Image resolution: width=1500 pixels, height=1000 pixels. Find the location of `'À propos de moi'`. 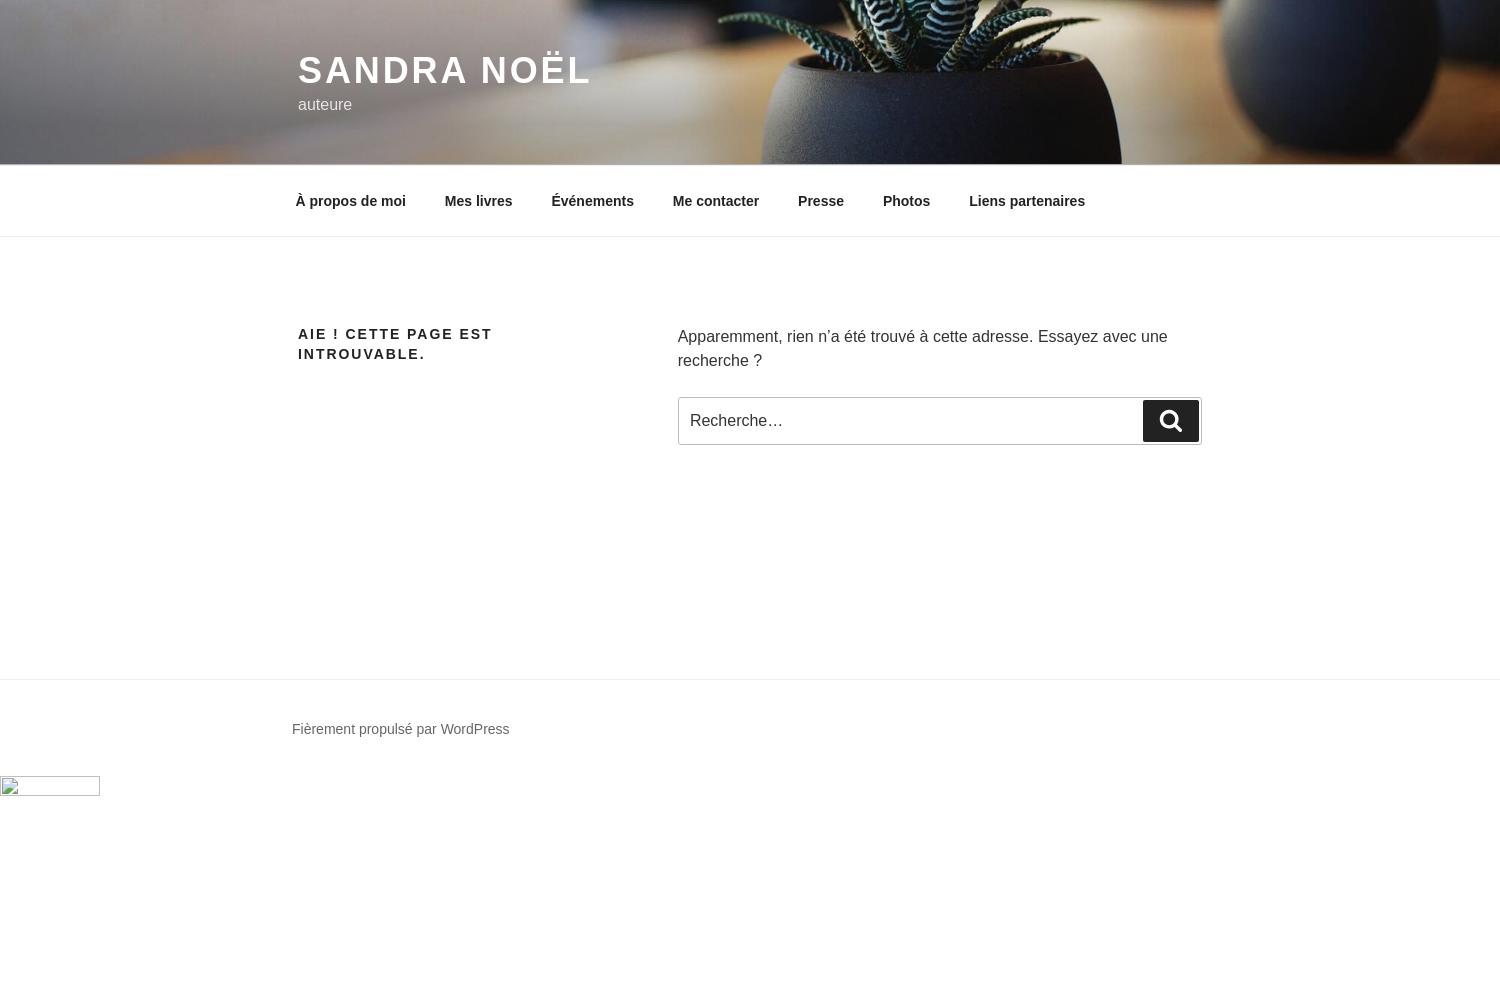

'À propos de moi' is located at coordinates (348, 199).